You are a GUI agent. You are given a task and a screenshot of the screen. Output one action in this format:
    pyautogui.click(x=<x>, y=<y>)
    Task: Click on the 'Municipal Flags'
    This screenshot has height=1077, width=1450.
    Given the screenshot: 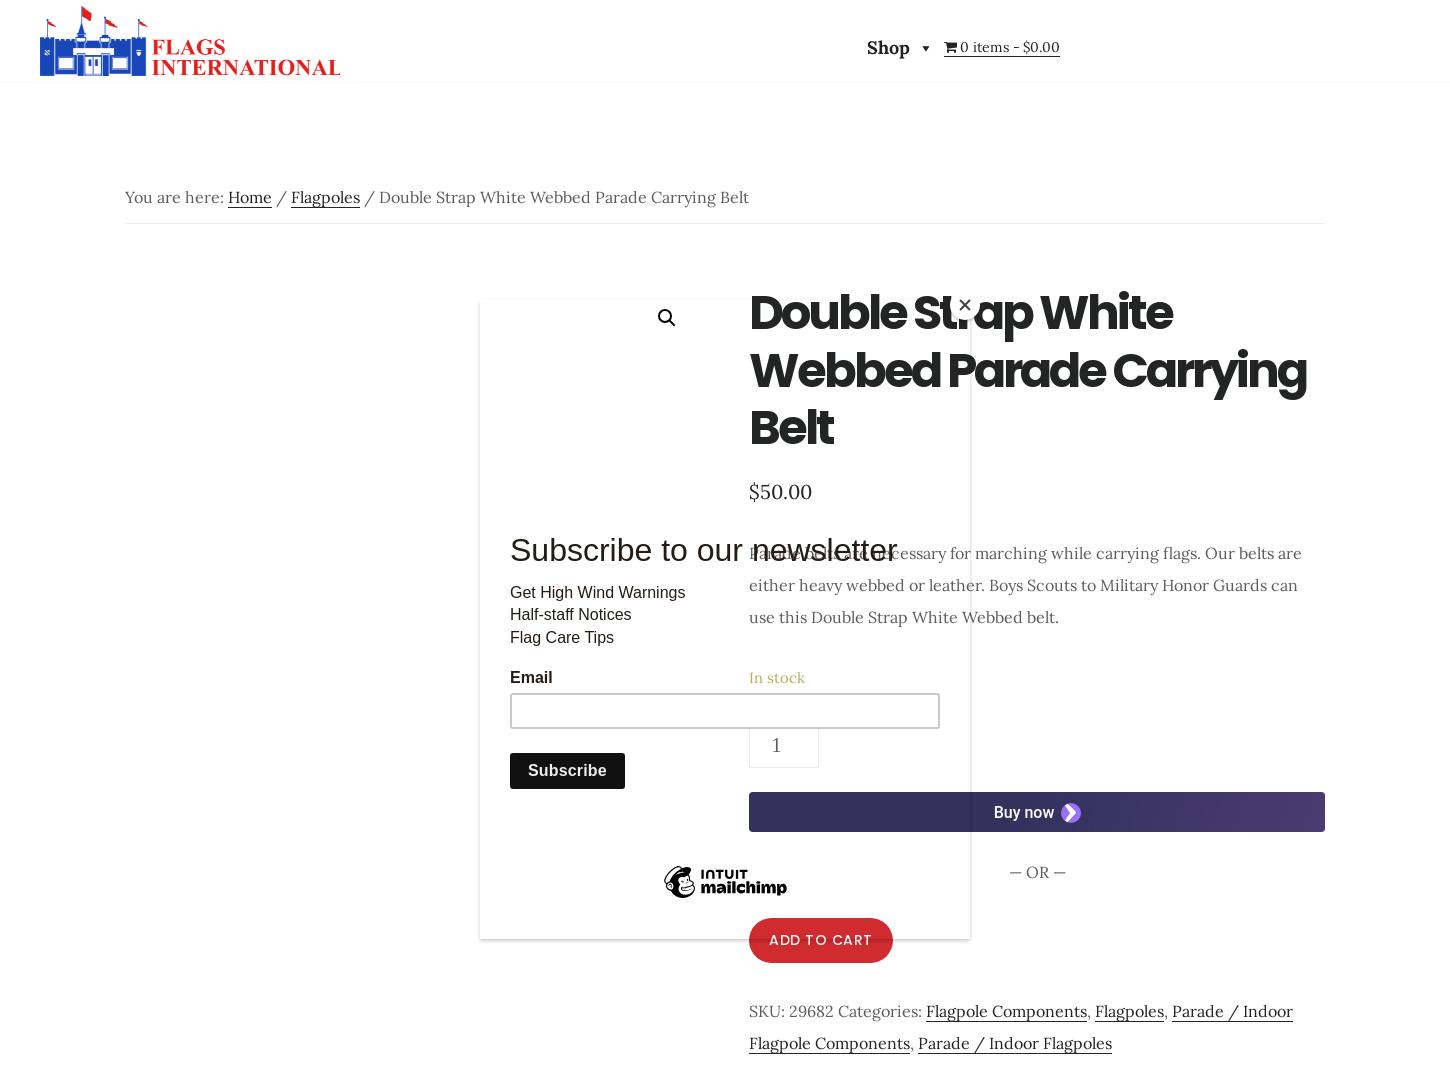 What is the action you would take?
    pyautogui.click(x=394, y=383)
    